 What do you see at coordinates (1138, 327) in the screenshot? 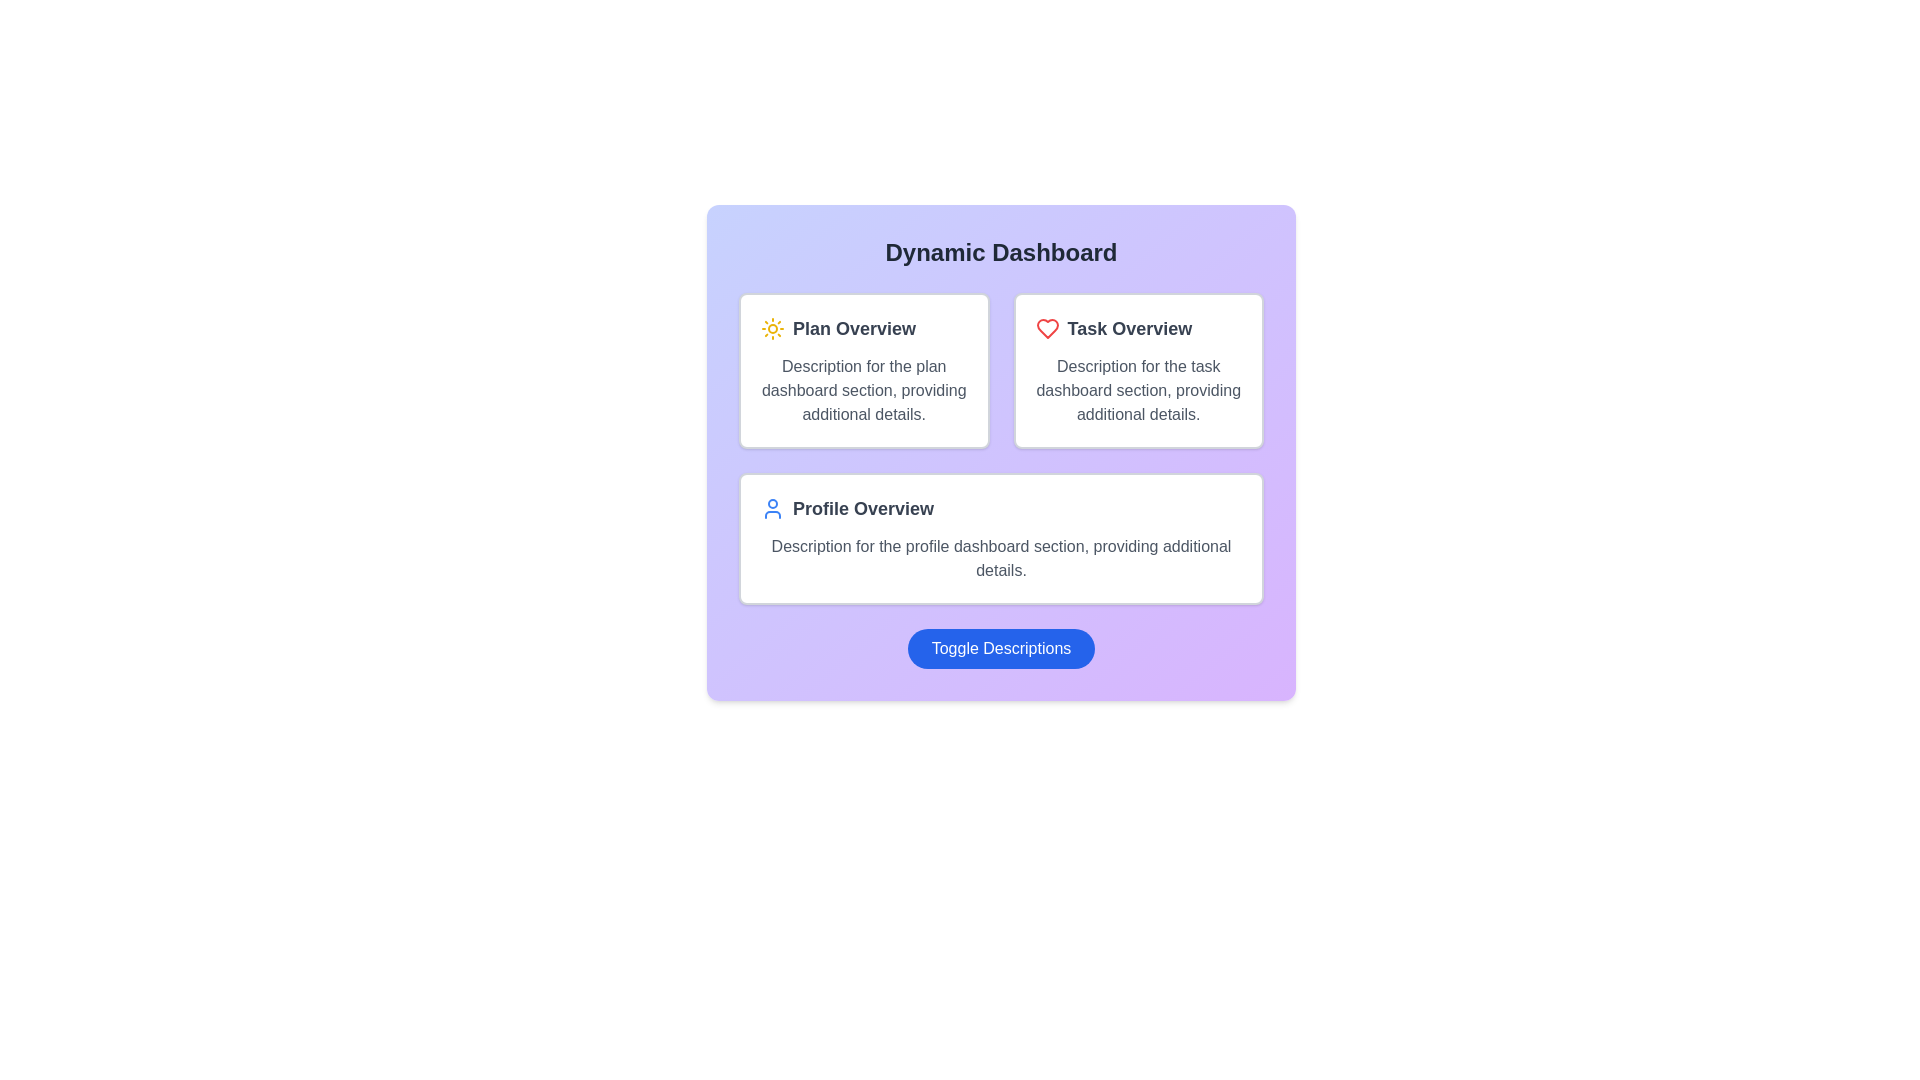
I see `the 'Task Overview' text element, which is associated with a red heart-shaped icon and is located in the upper right rectangle of the summary cards` at bounding box center [1138, 327].